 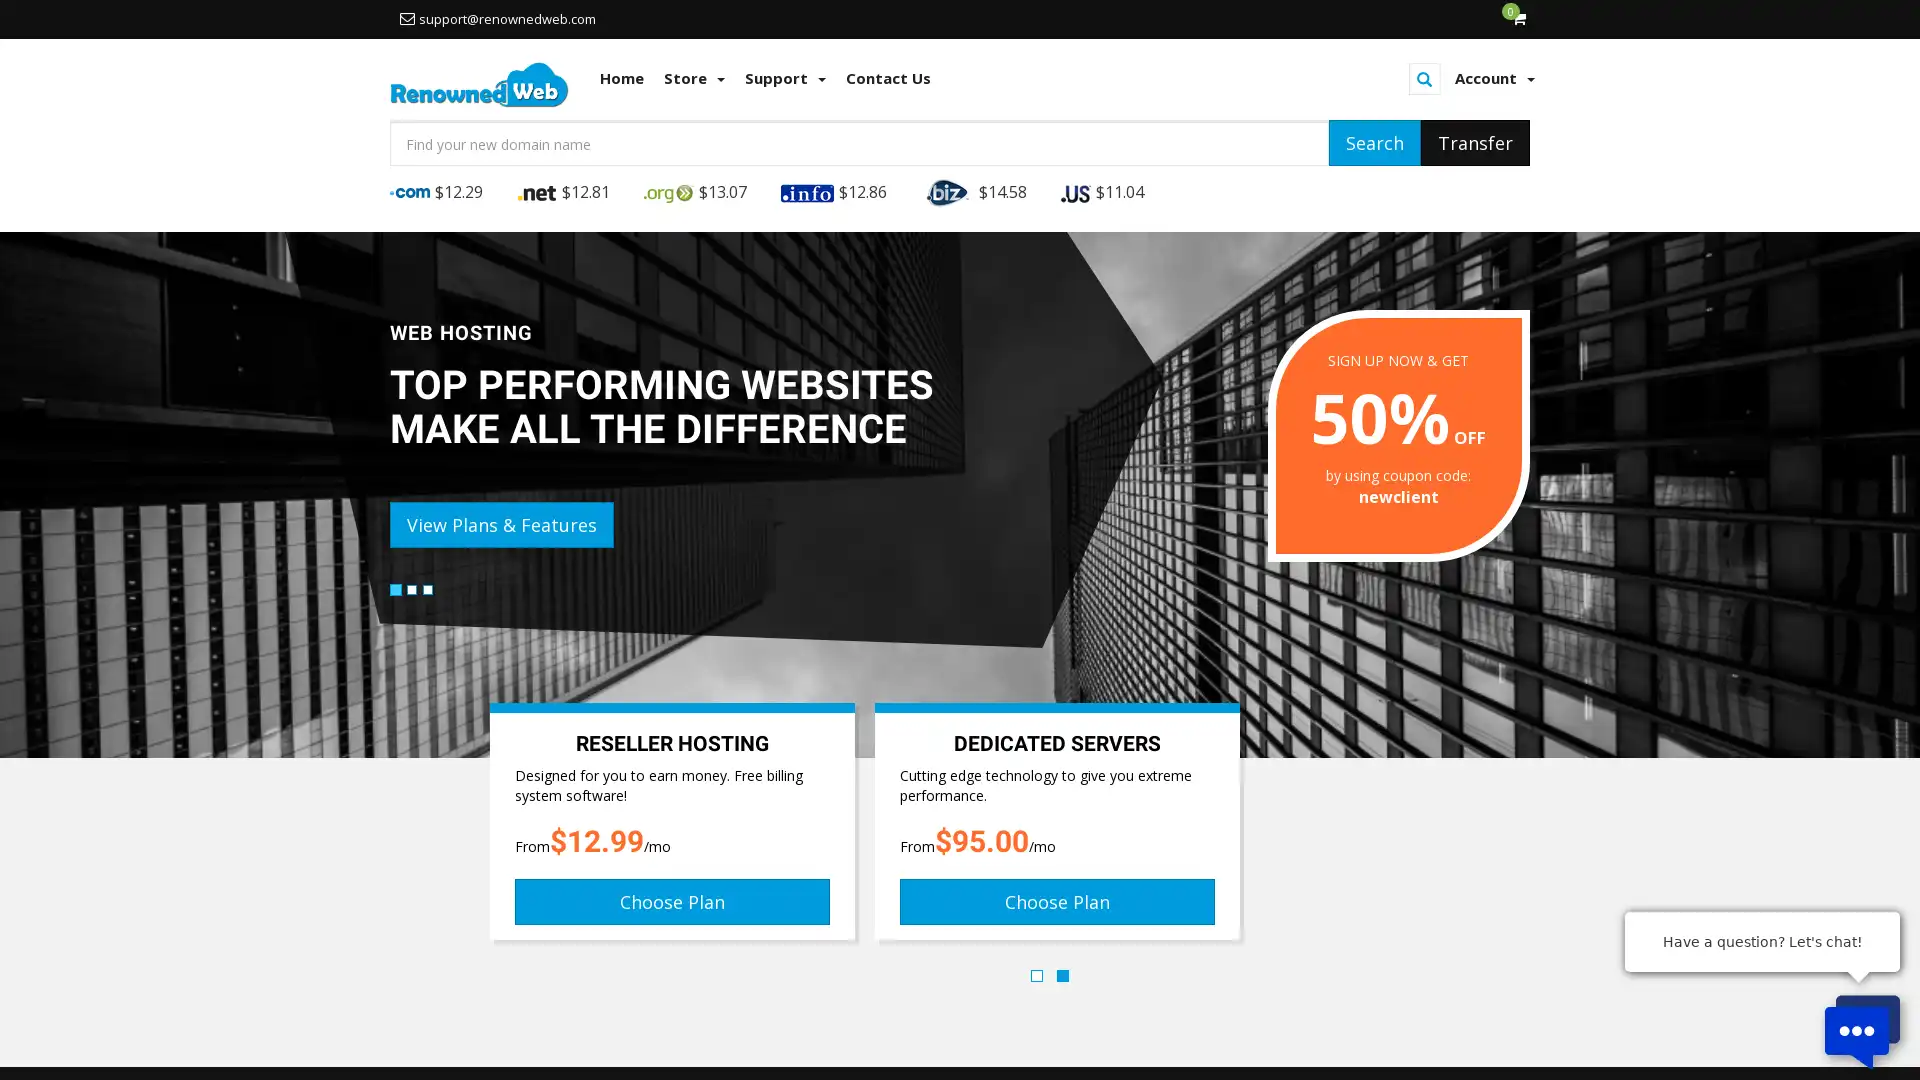 I want to click on Search, so click(x=1373, y=141).